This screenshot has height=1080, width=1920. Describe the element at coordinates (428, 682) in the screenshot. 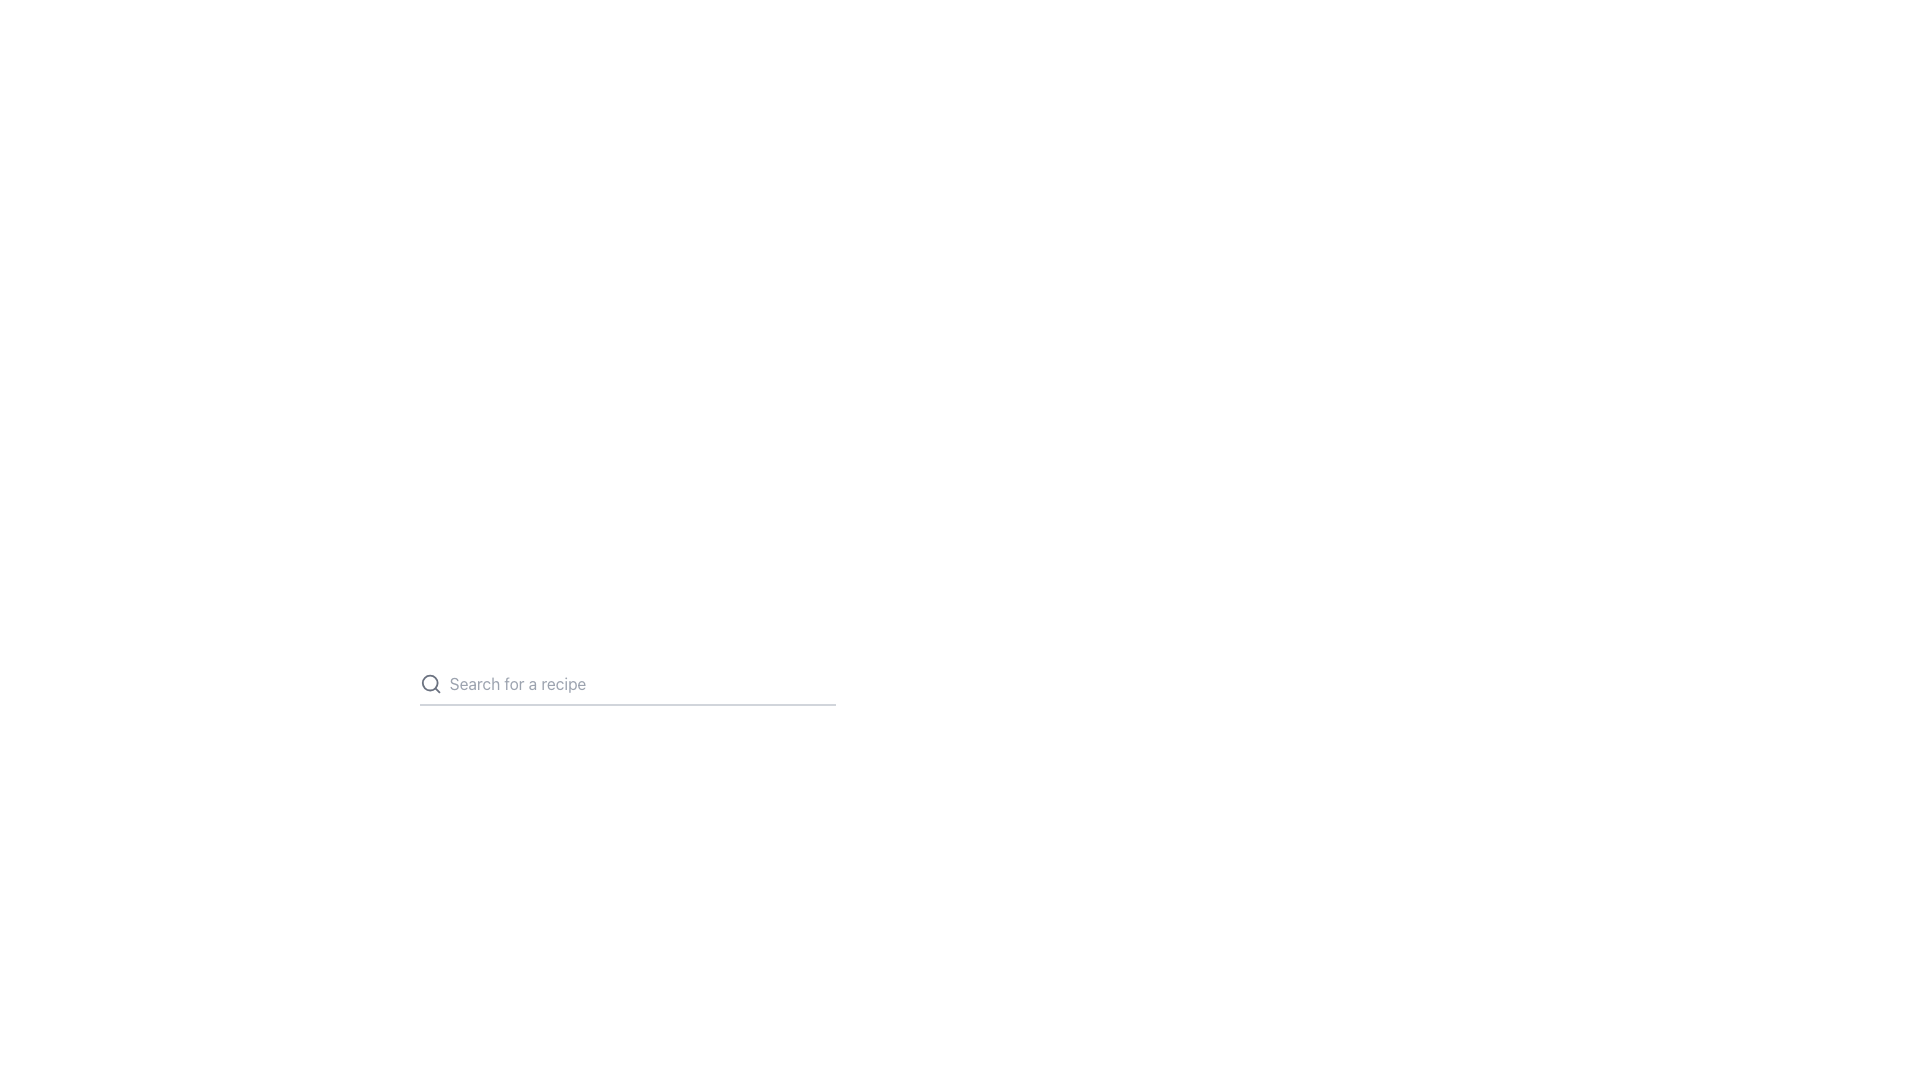

I see `the circular portion of the magnifying glass icon` at that location.